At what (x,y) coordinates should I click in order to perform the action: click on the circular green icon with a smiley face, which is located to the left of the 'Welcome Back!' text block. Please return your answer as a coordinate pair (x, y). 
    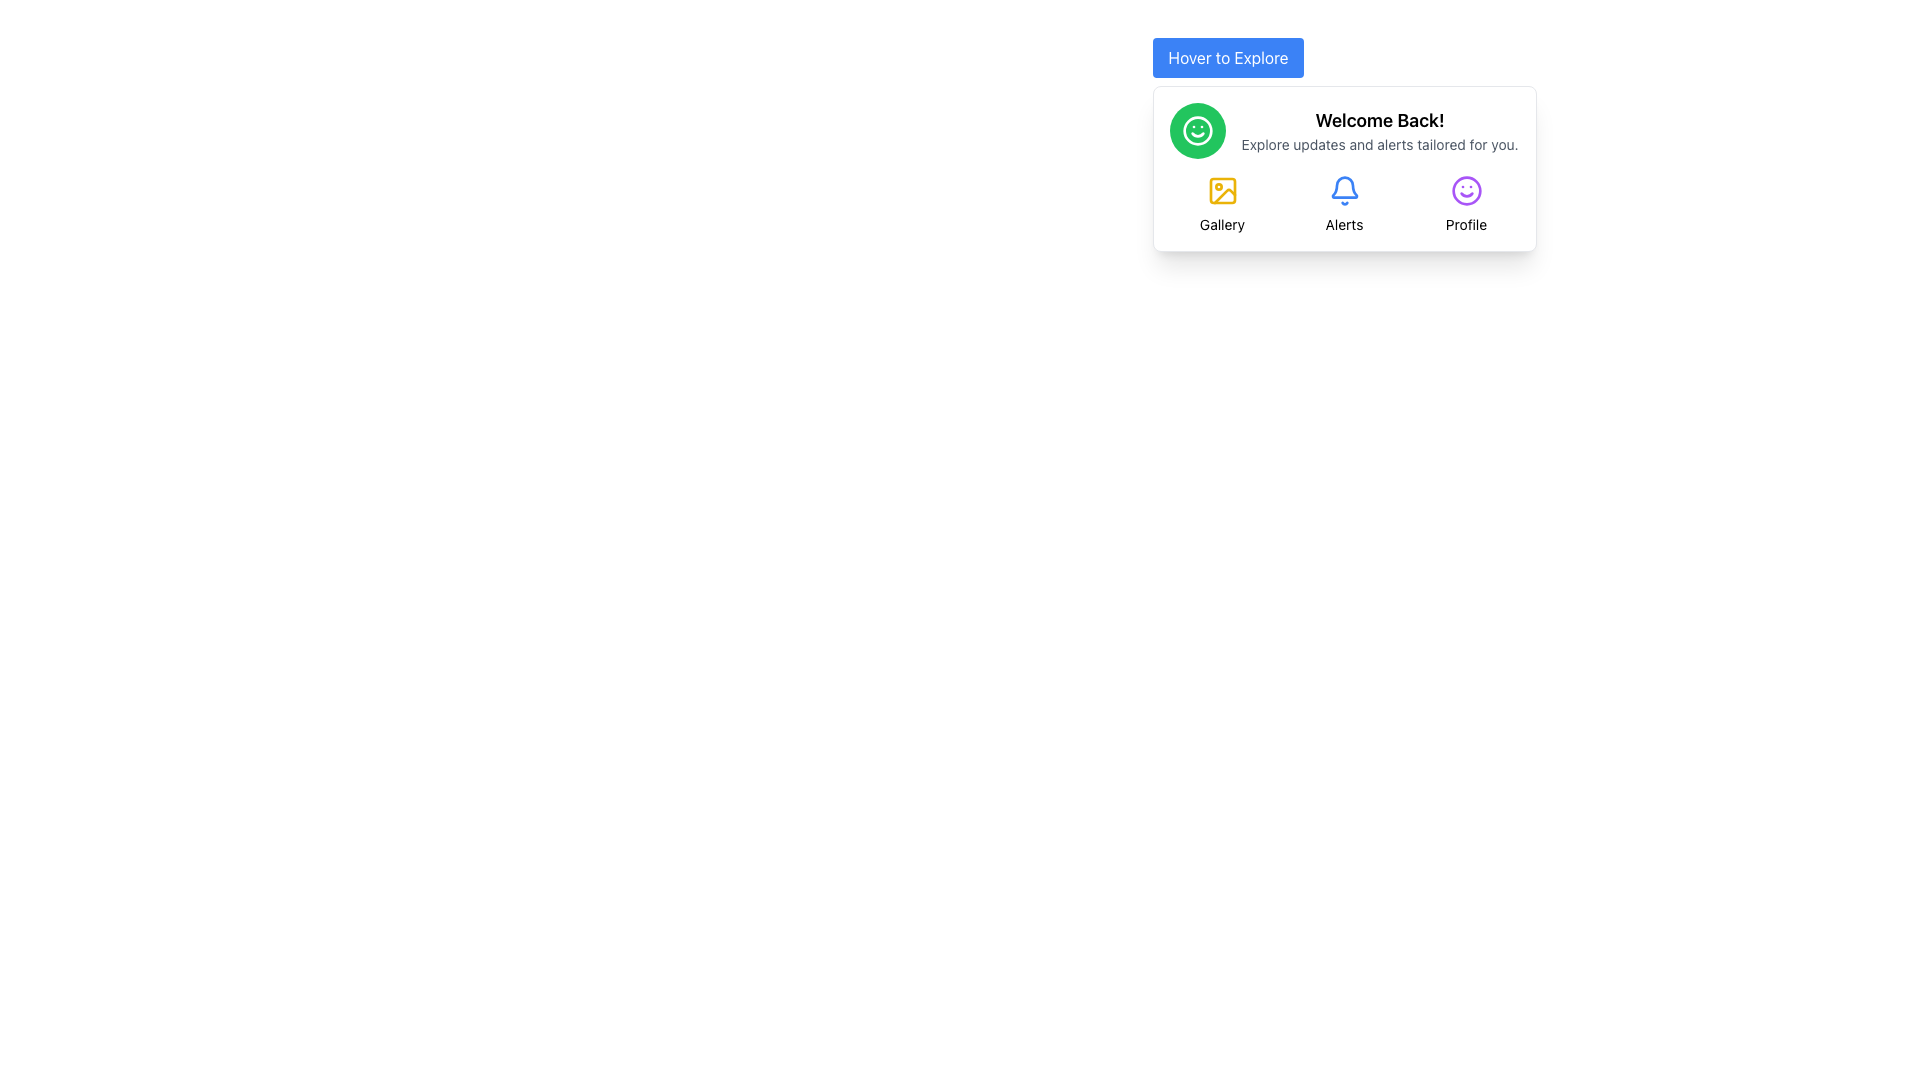
    Looking at the image, I should click on (1197, 131).